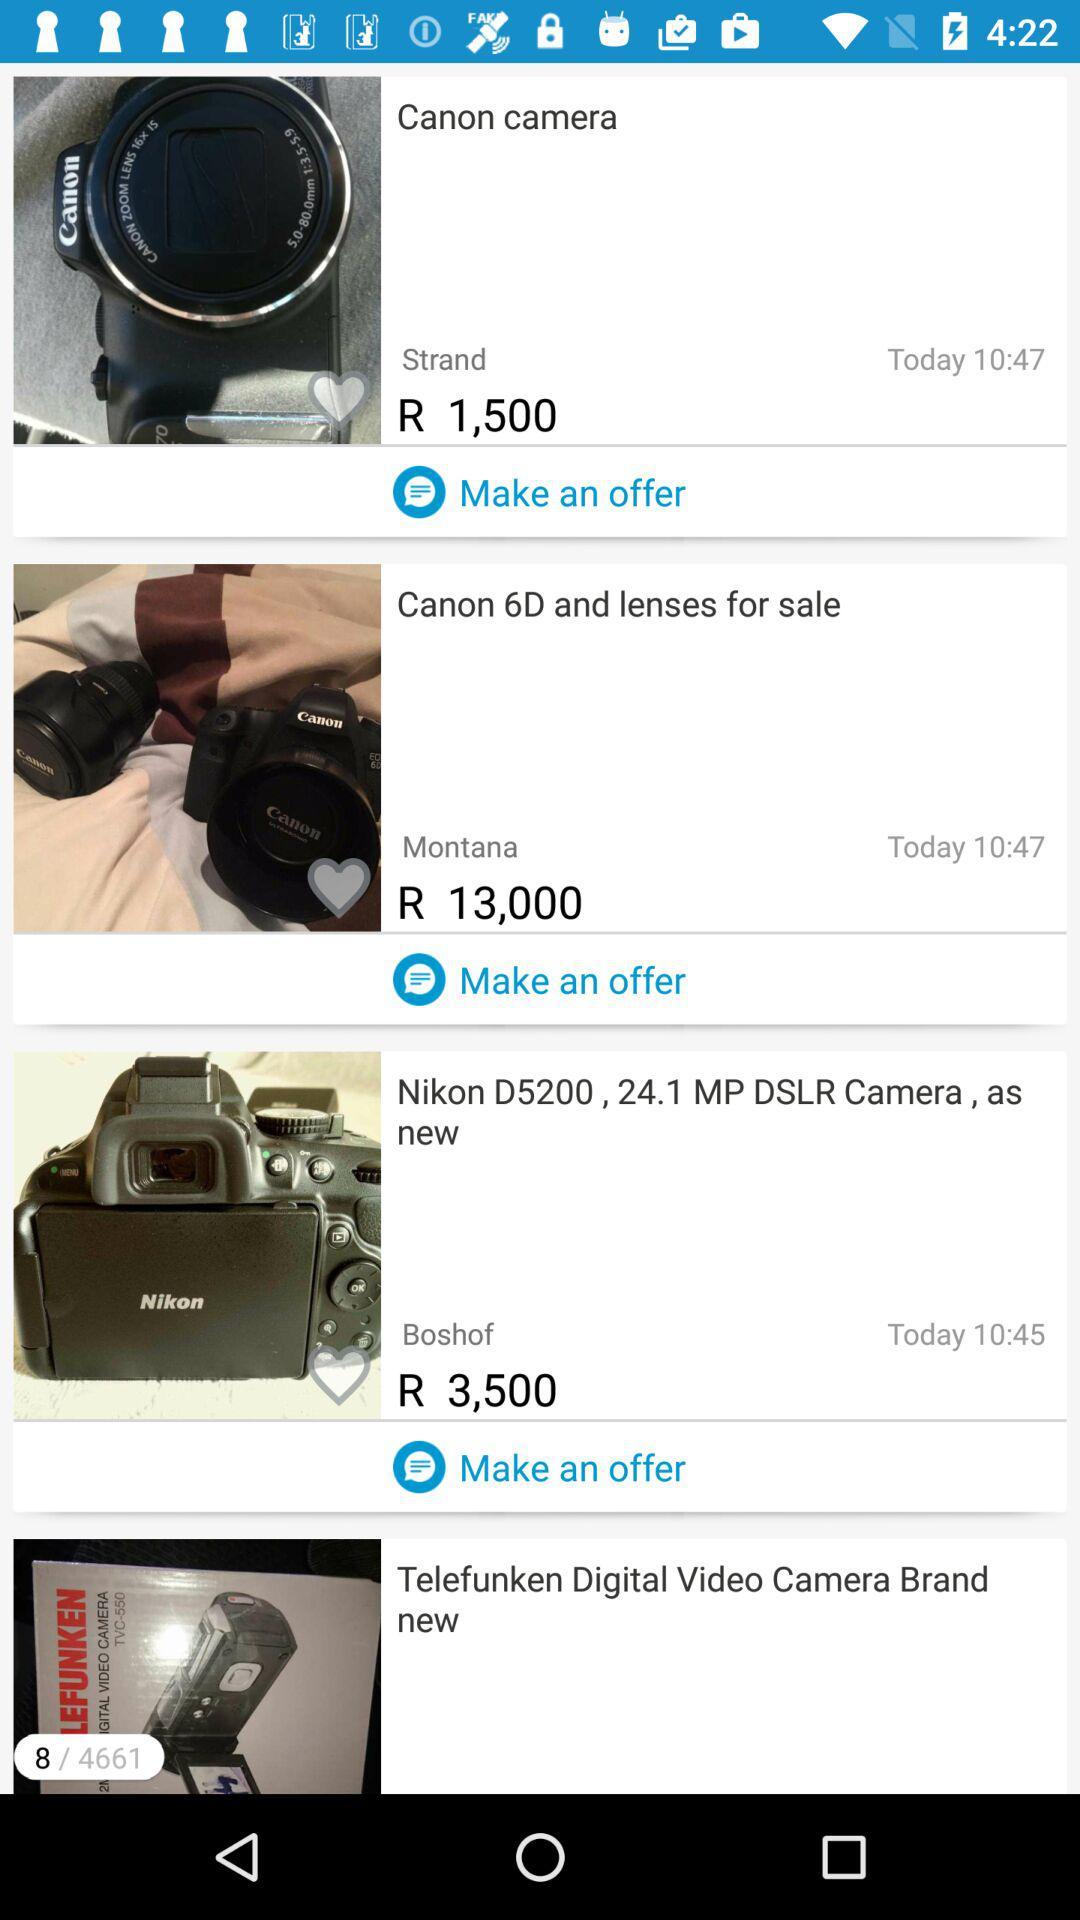 Image resolution: width=1080 pixels, height=1920 pixels. I want to click on chat with seller, so click(418, 1467).